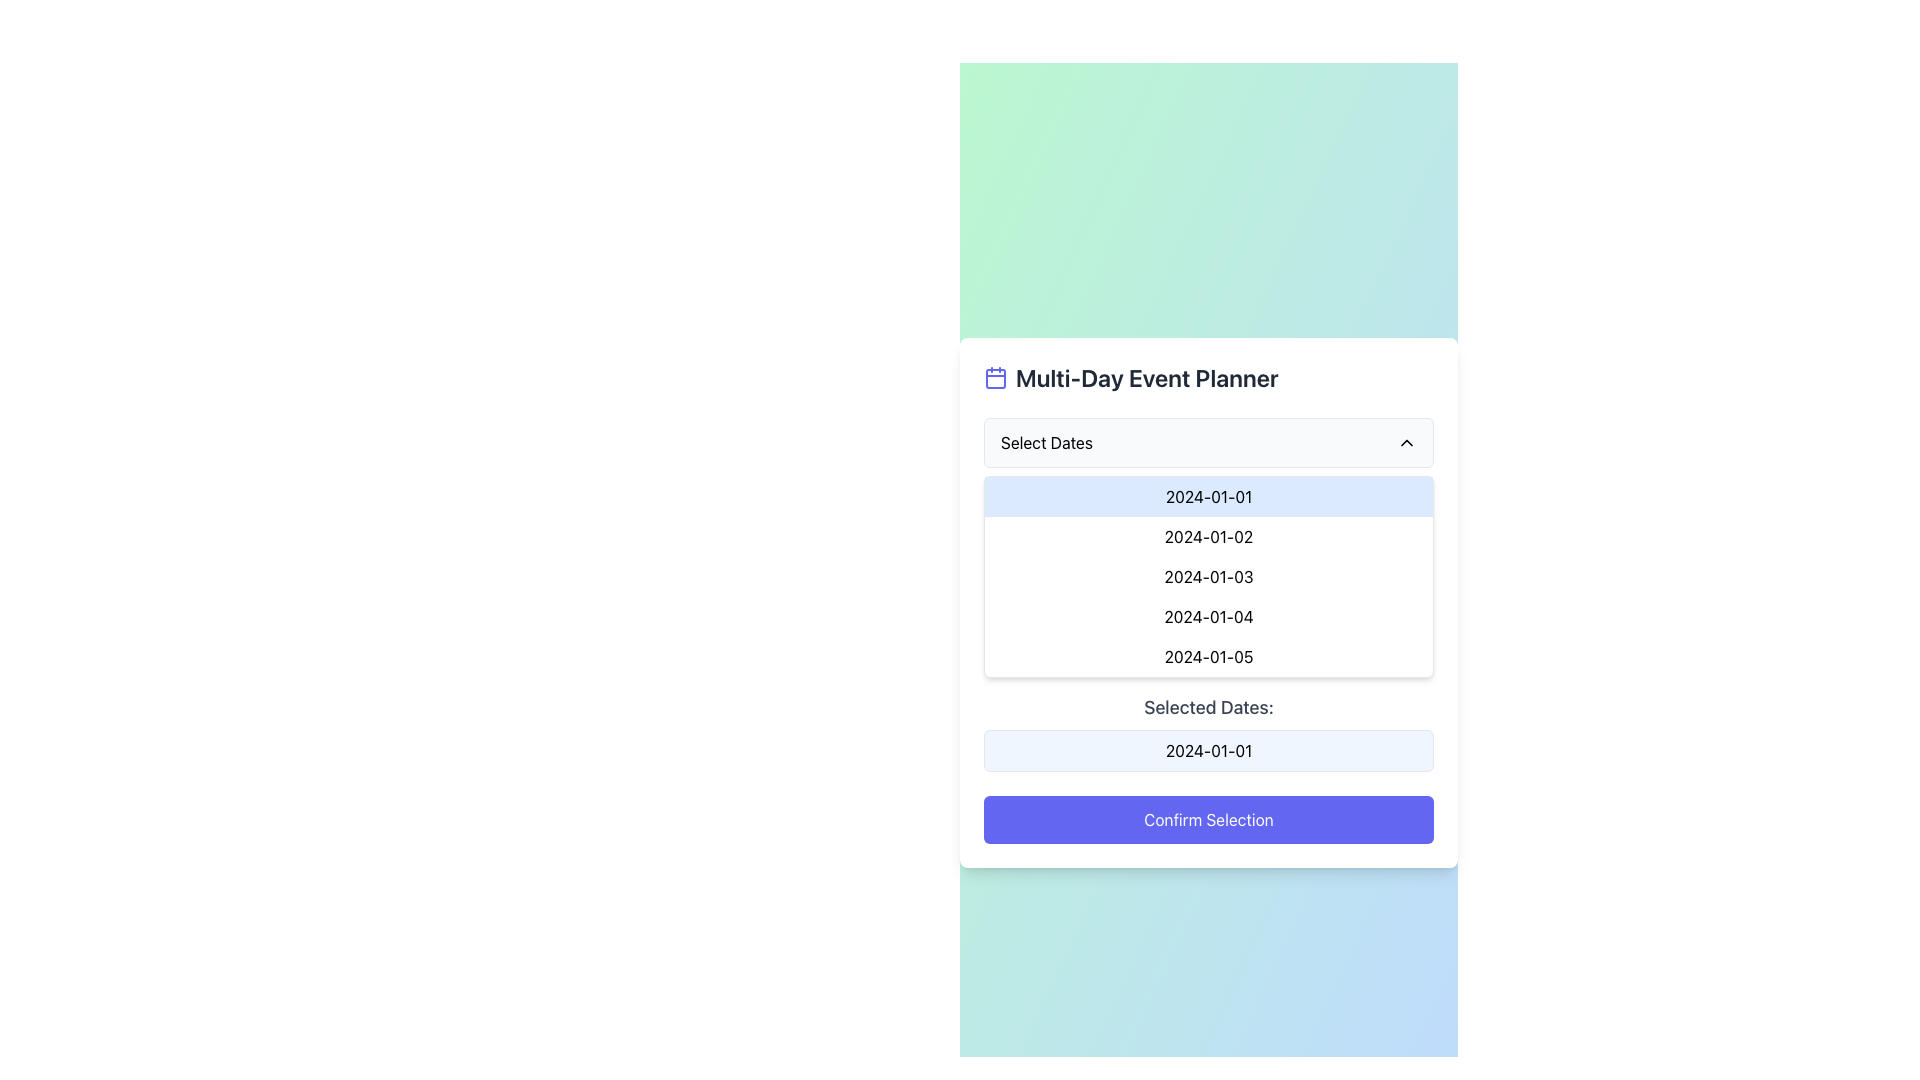  Describe the element at coordinates (1208, 751) in the screenshot. I see `the Text Display Box that shows the selected date, located below the 'Selected Dates:' label and above the 'Confirm Selection' button` at that location.